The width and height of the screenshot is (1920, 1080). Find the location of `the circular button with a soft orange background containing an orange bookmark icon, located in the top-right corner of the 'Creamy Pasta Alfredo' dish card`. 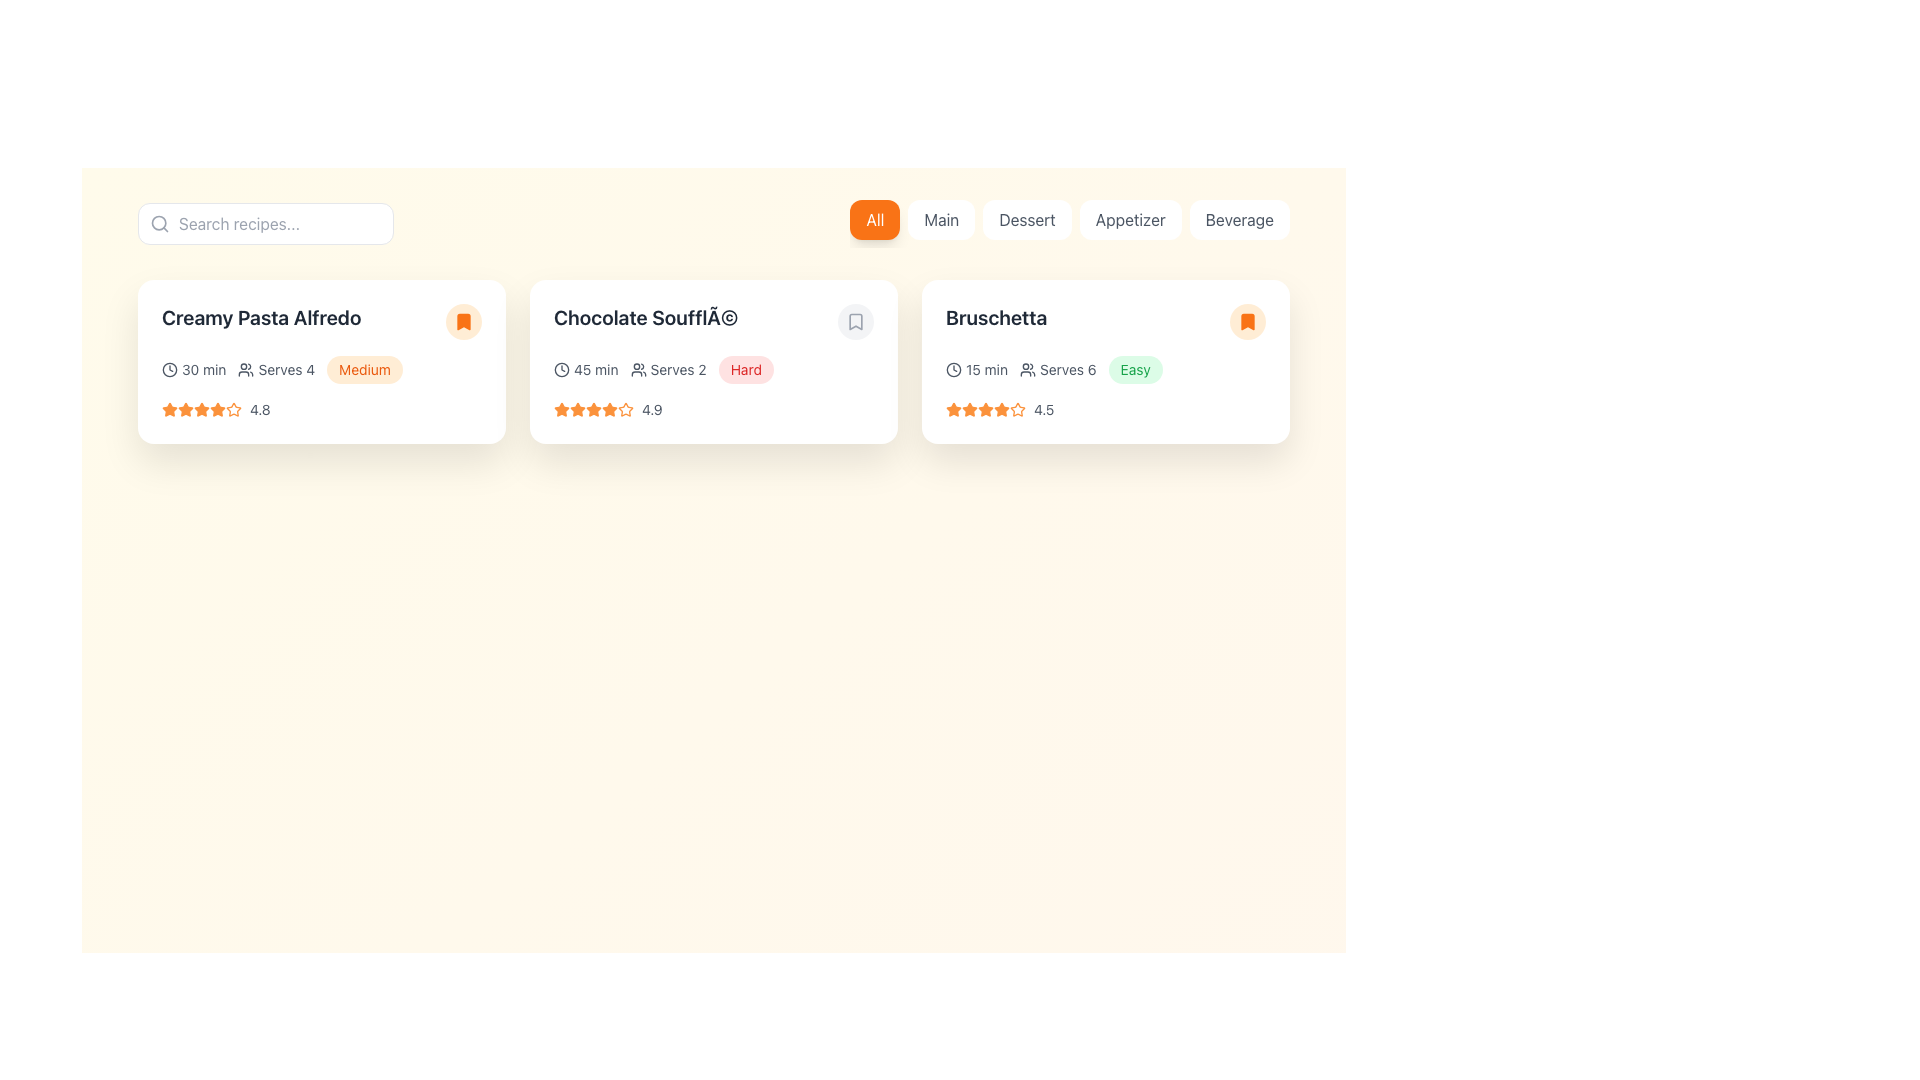

the circular button with a soft orange background containing an orange bookmark icon, located in the top-right corner of the 'Creamy Pasta Alfredo' dish card is located at coordinates (463, 320).